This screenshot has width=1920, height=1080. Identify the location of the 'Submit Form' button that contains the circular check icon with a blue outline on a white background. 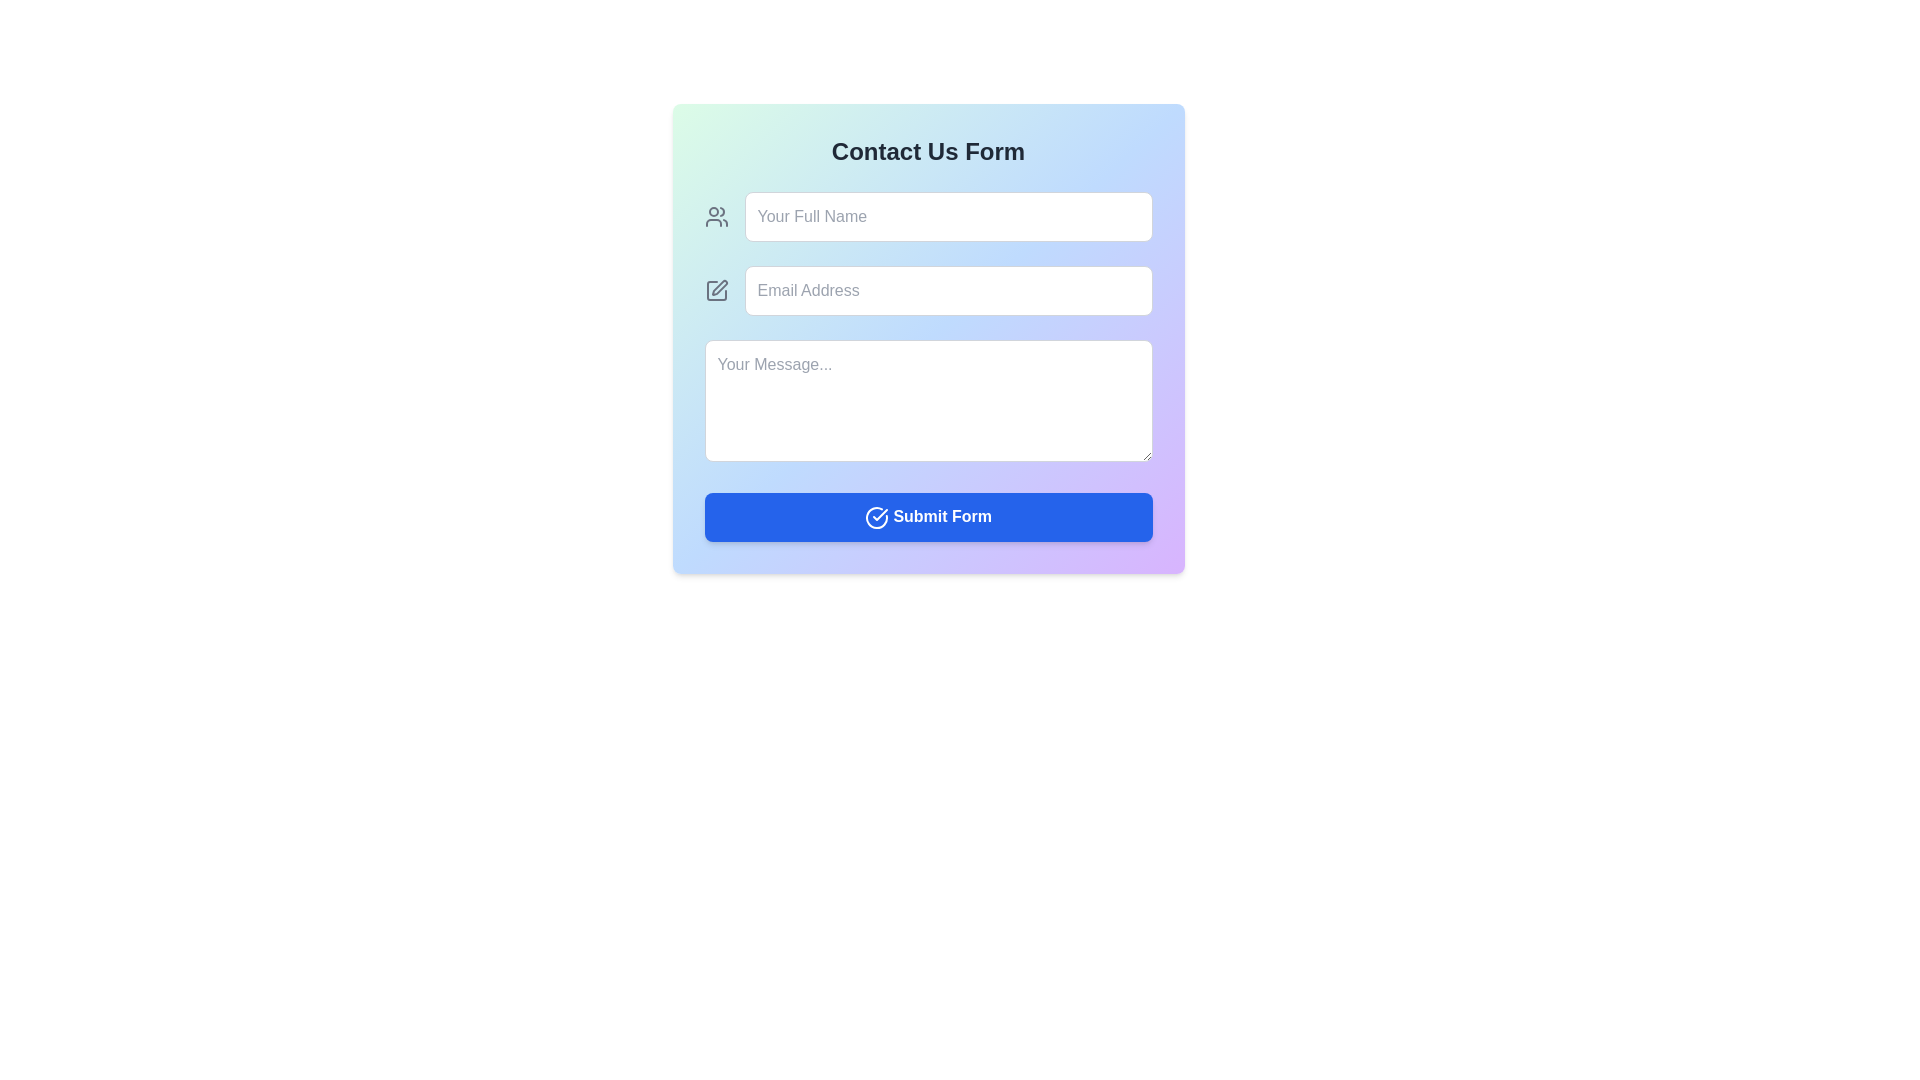
(876, 516).